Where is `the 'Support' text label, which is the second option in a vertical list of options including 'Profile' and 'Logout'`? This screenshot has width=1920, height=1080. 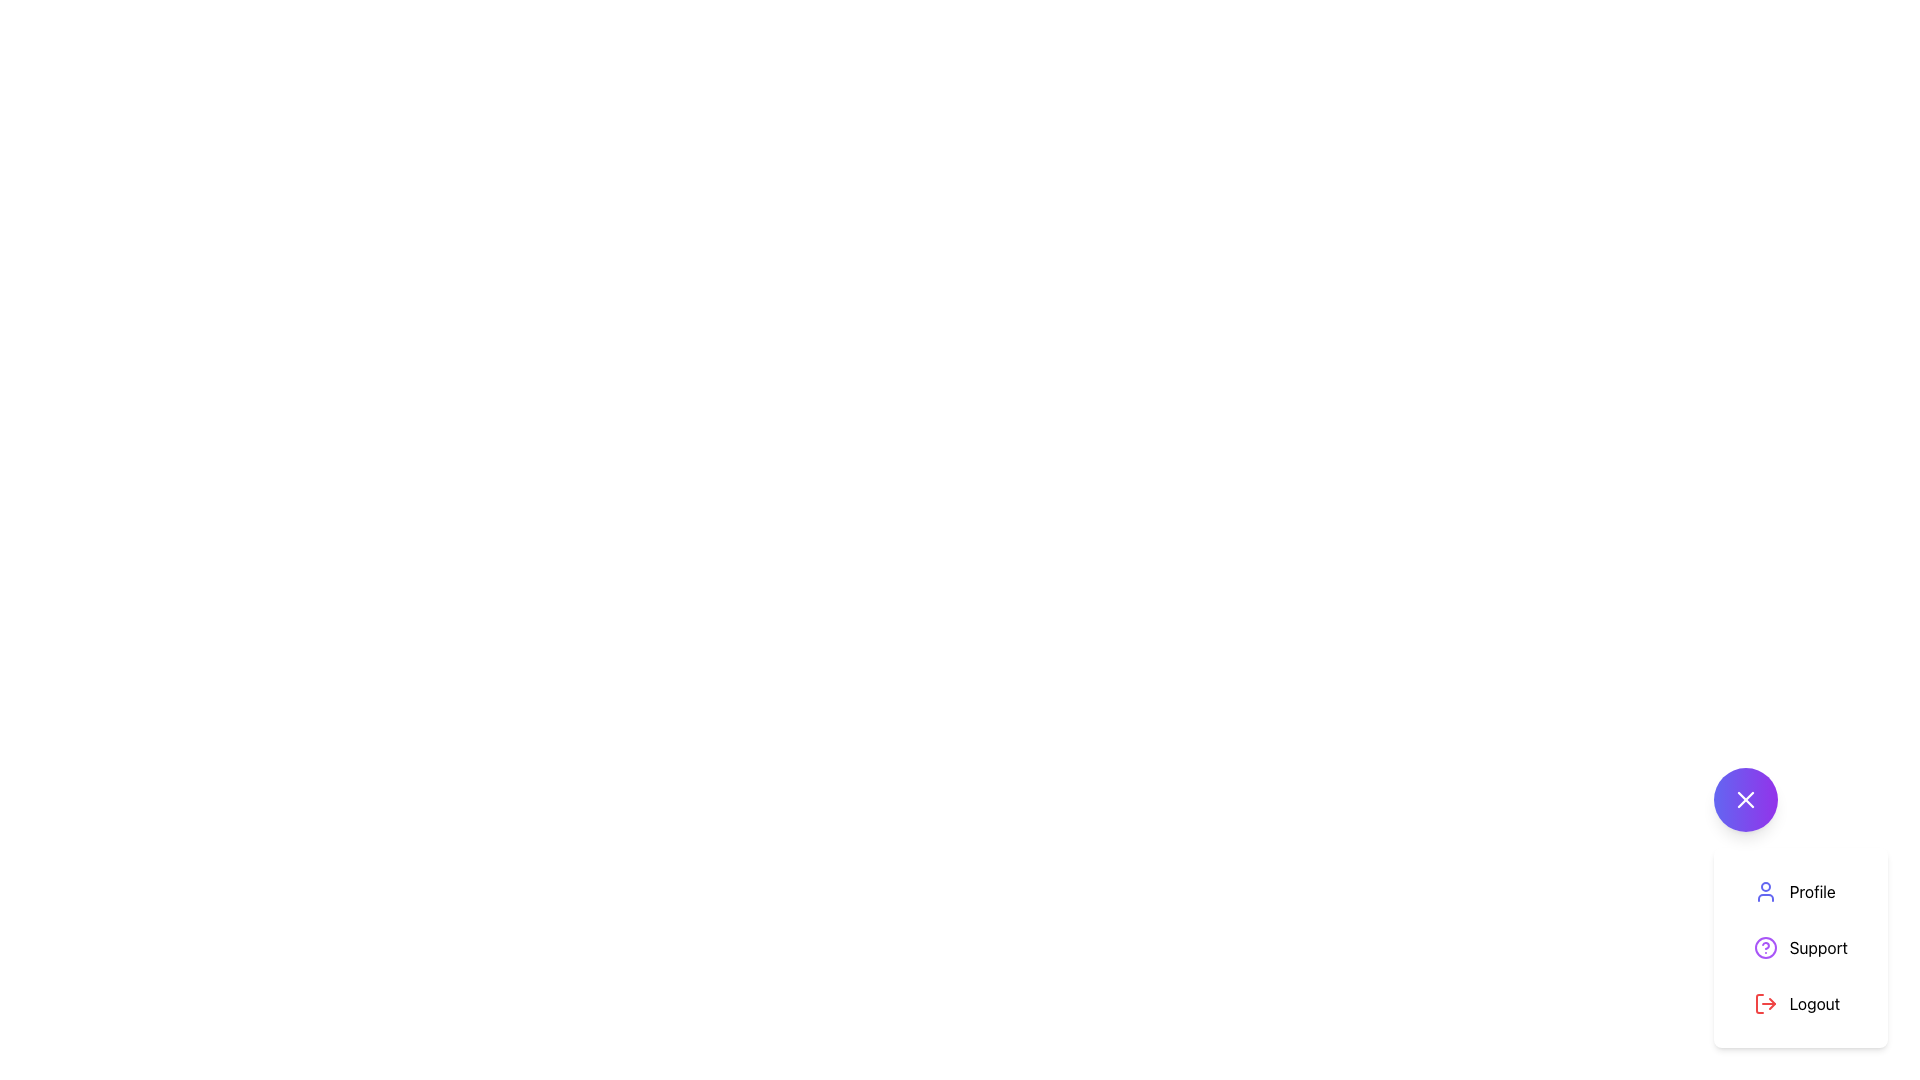 the 'Support' text label, which is the second option in a vertical list of options including 'Profile' and 'Logout' is located at coordinates (1818, 947).